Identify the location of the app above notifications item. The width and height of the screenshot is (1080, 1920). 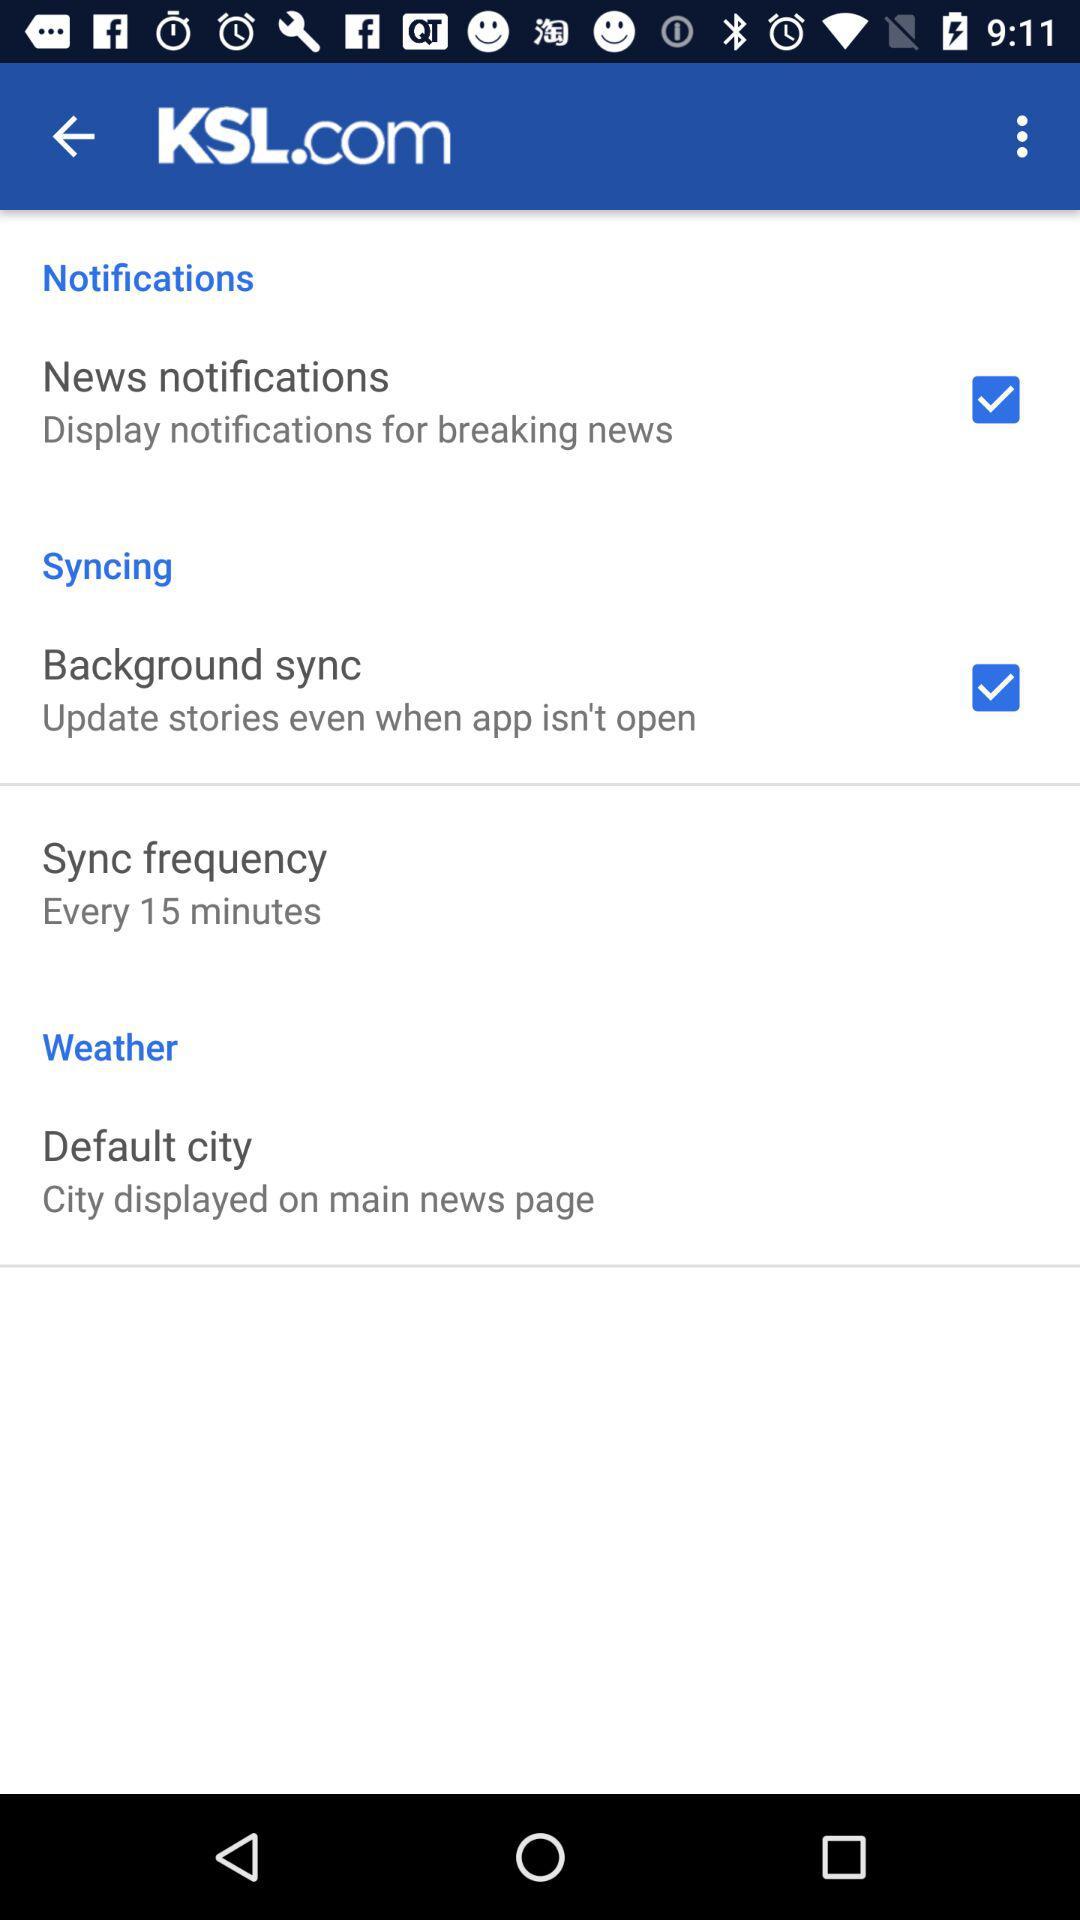
(72, 135).